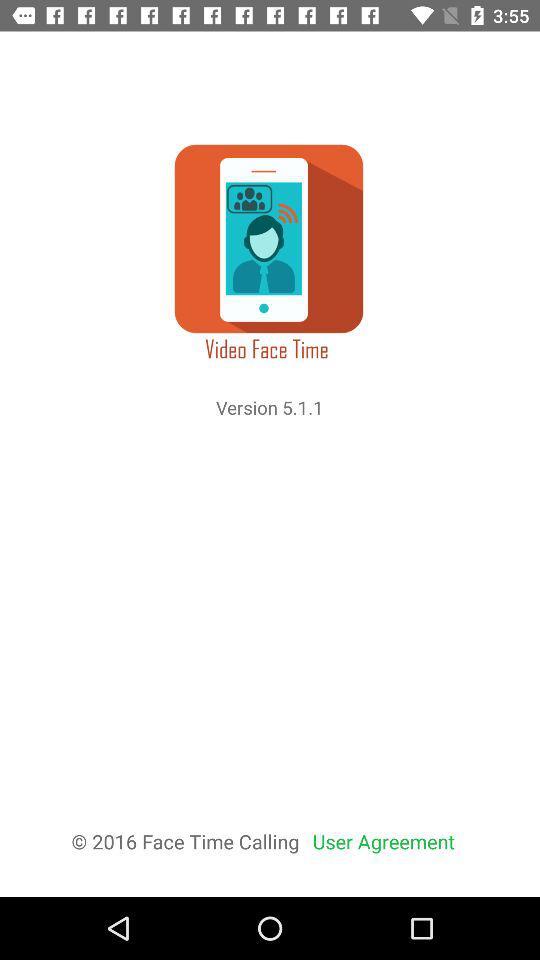  Describe the element at coordinates (383, 840) in the screenshot. I see `item to the right of the 2016 face time` at that location.